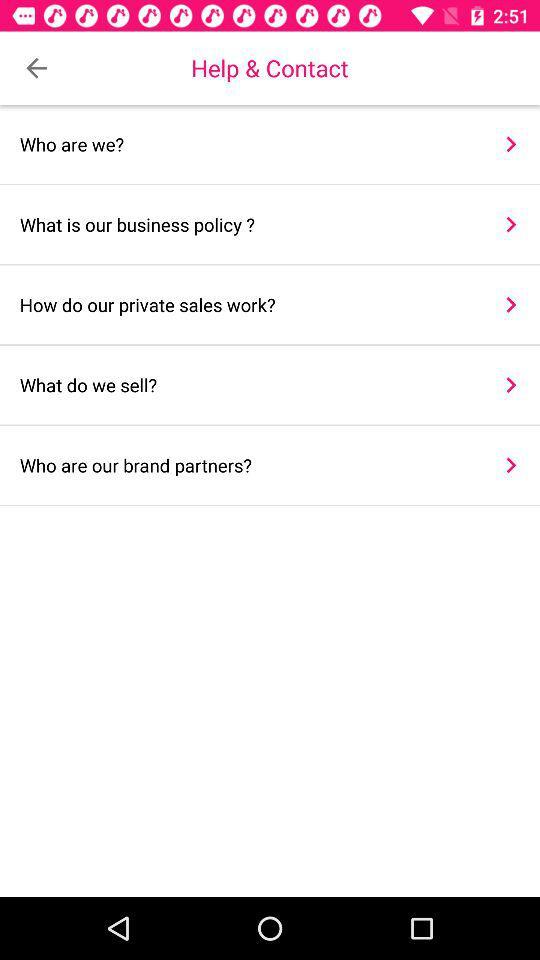 The height and width of the screenshot is (960, 540). What do you see at coordinates (511, 465) in the screenshot?
I see `item below the what do we` at bounding box center [511, 465].